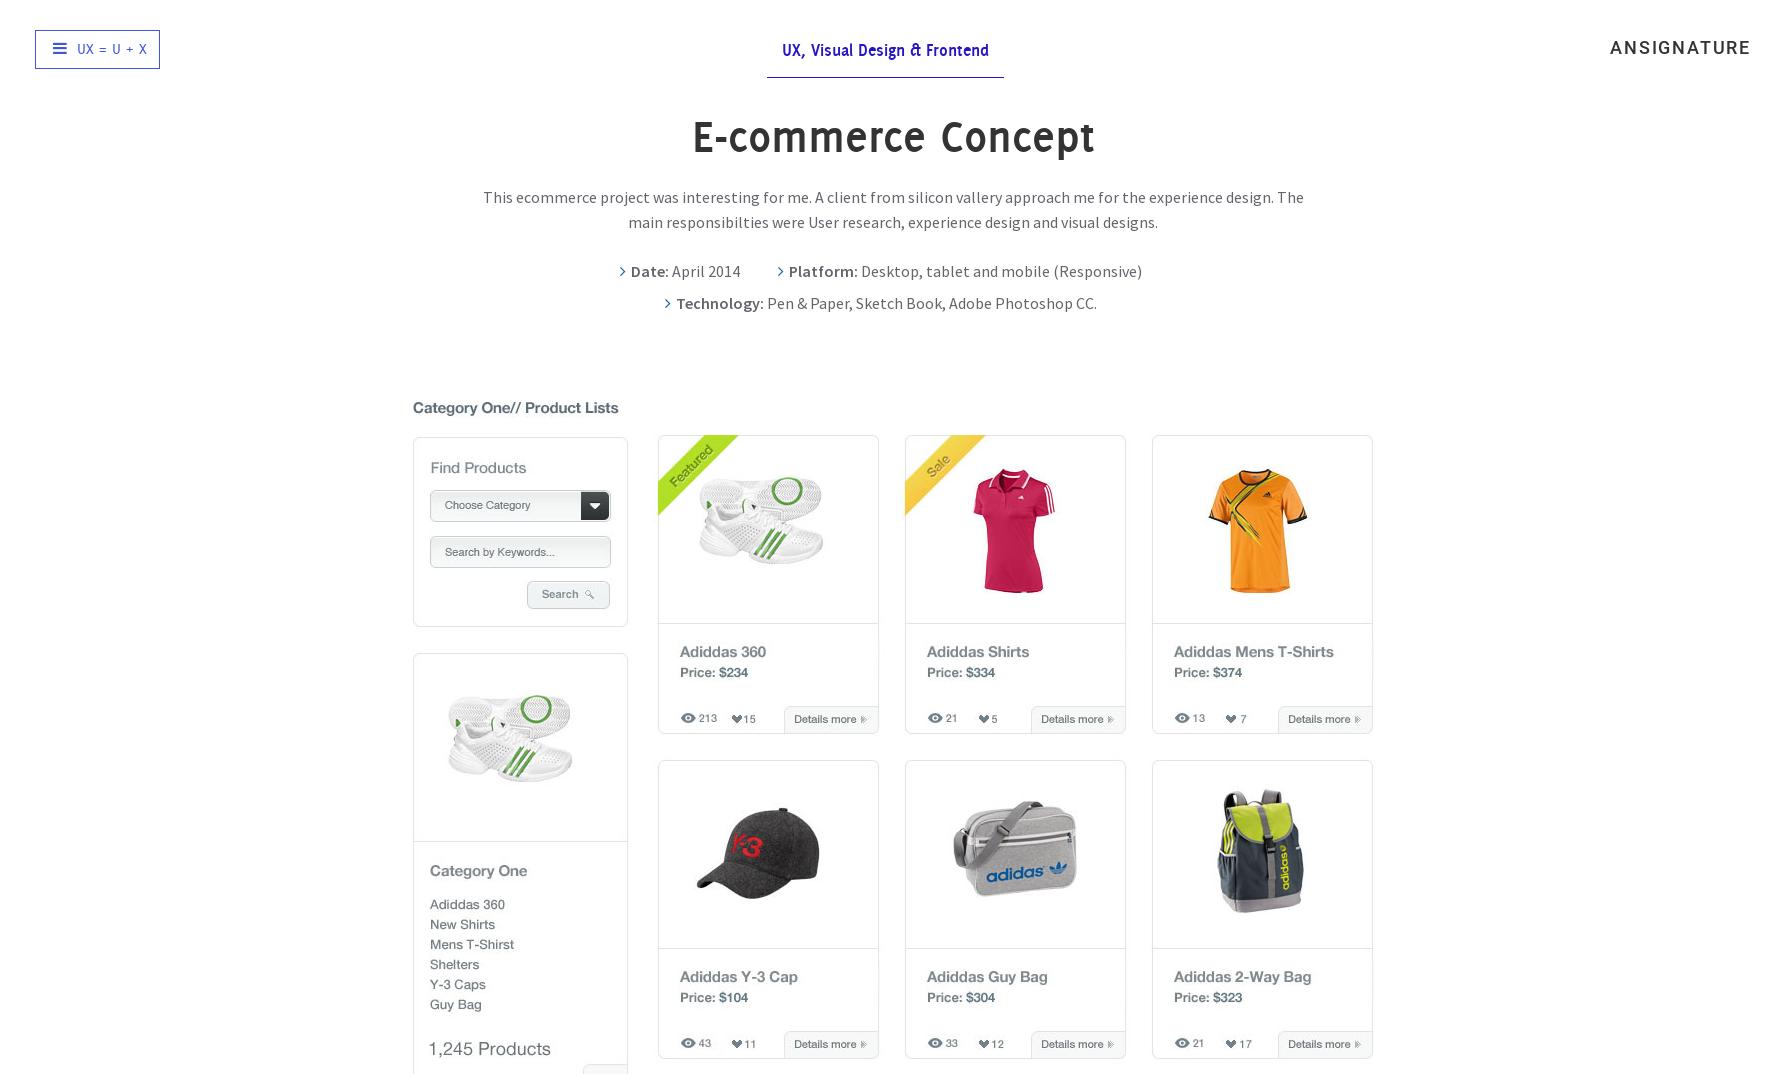  Describe the element at coordinates (1679, 46) in the screenshot. I see `'ansignature'` at that location.